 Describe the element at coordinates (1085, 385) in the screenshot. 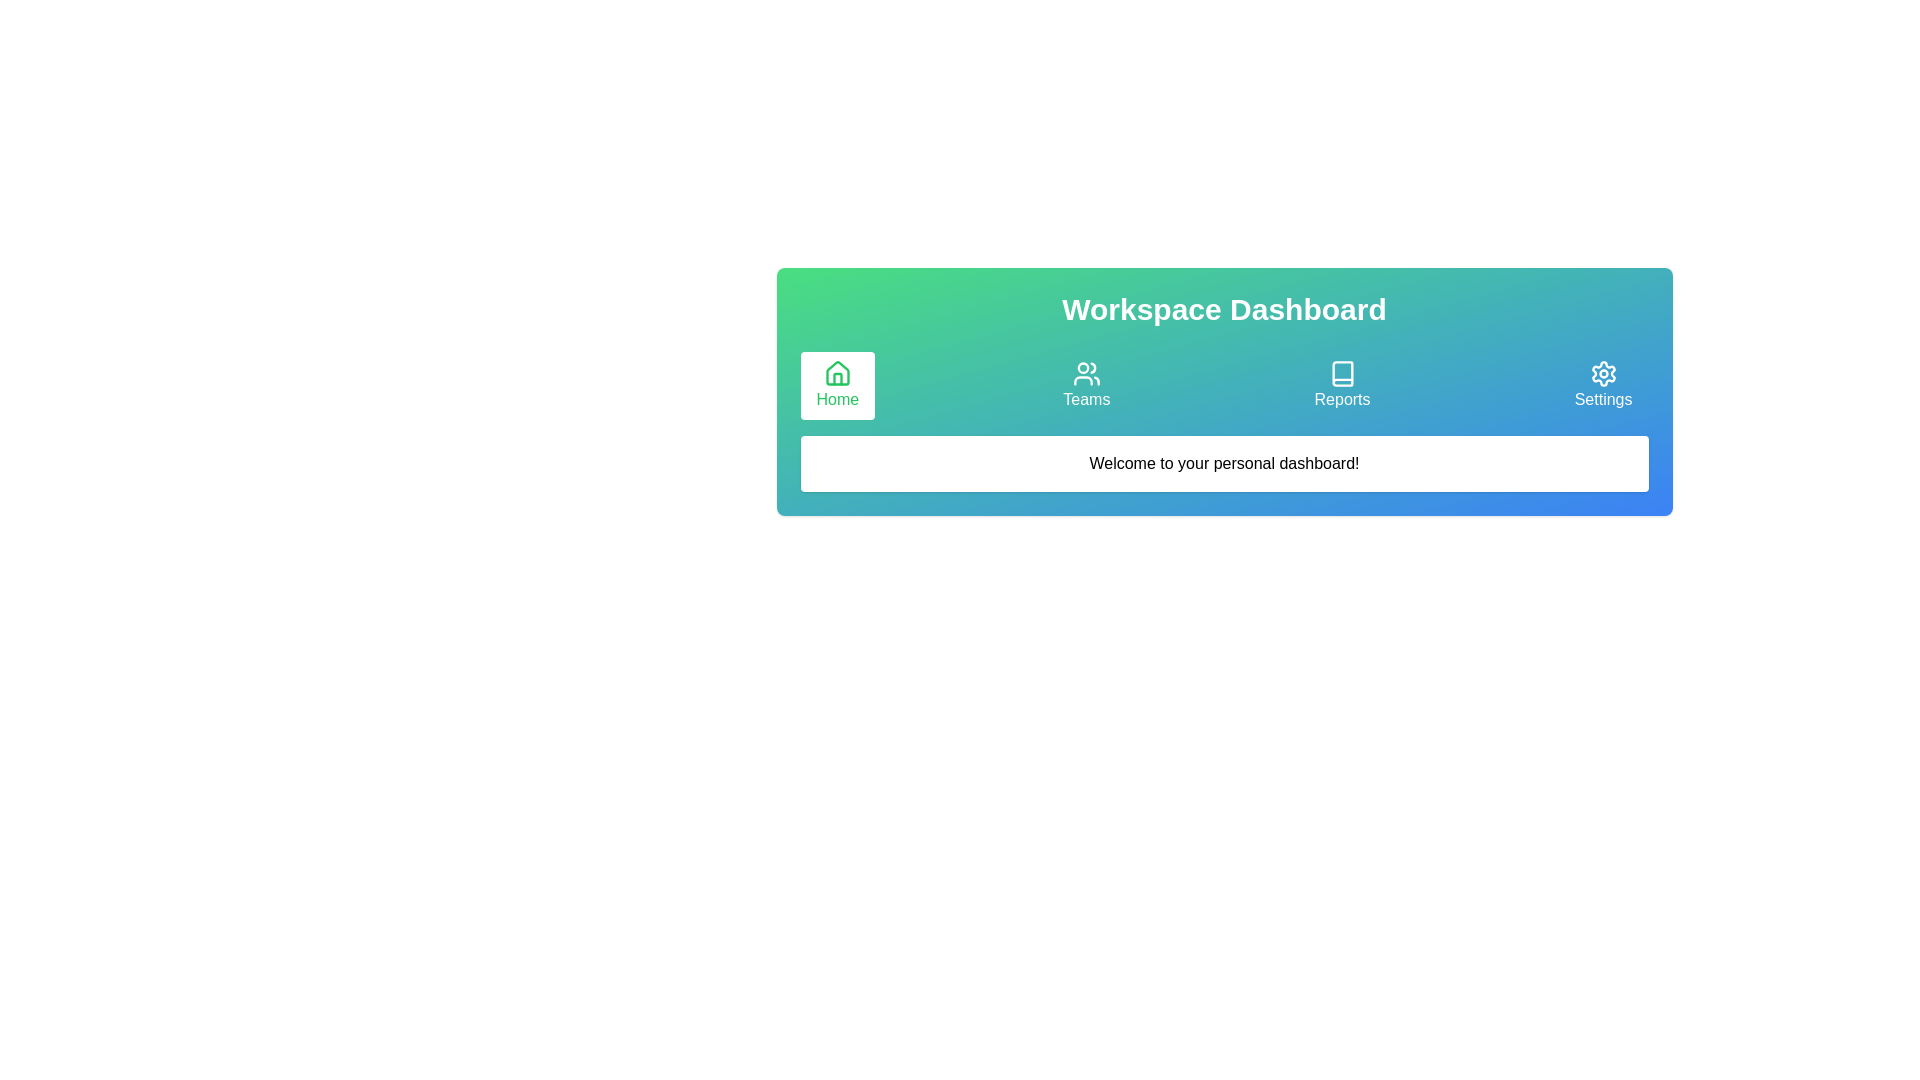

I see `the 'Teams' button, which is the second item in the navigation bar` at that location.